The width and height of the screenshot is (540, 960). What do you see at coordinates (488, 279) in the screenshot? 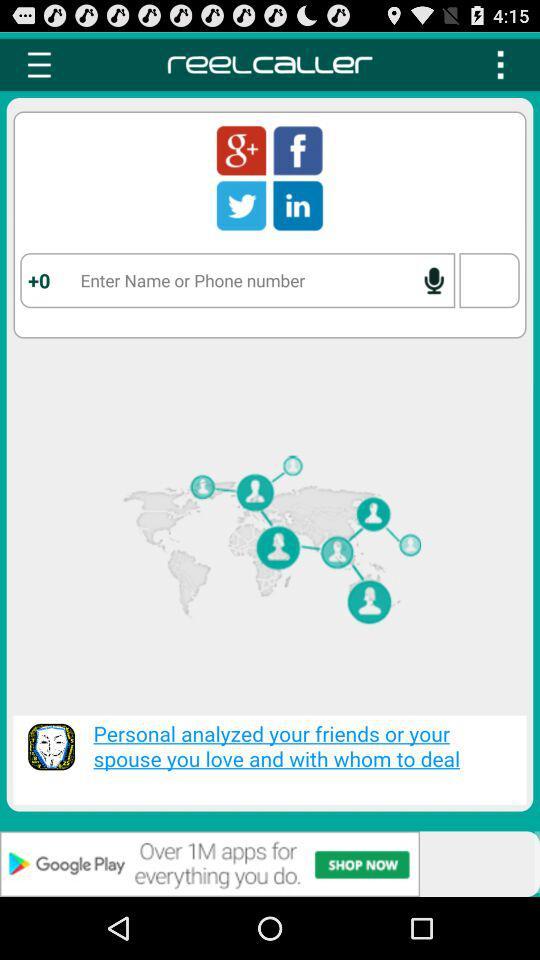
I see `the box present below the three dot icon` at bounding box center [488, 279].